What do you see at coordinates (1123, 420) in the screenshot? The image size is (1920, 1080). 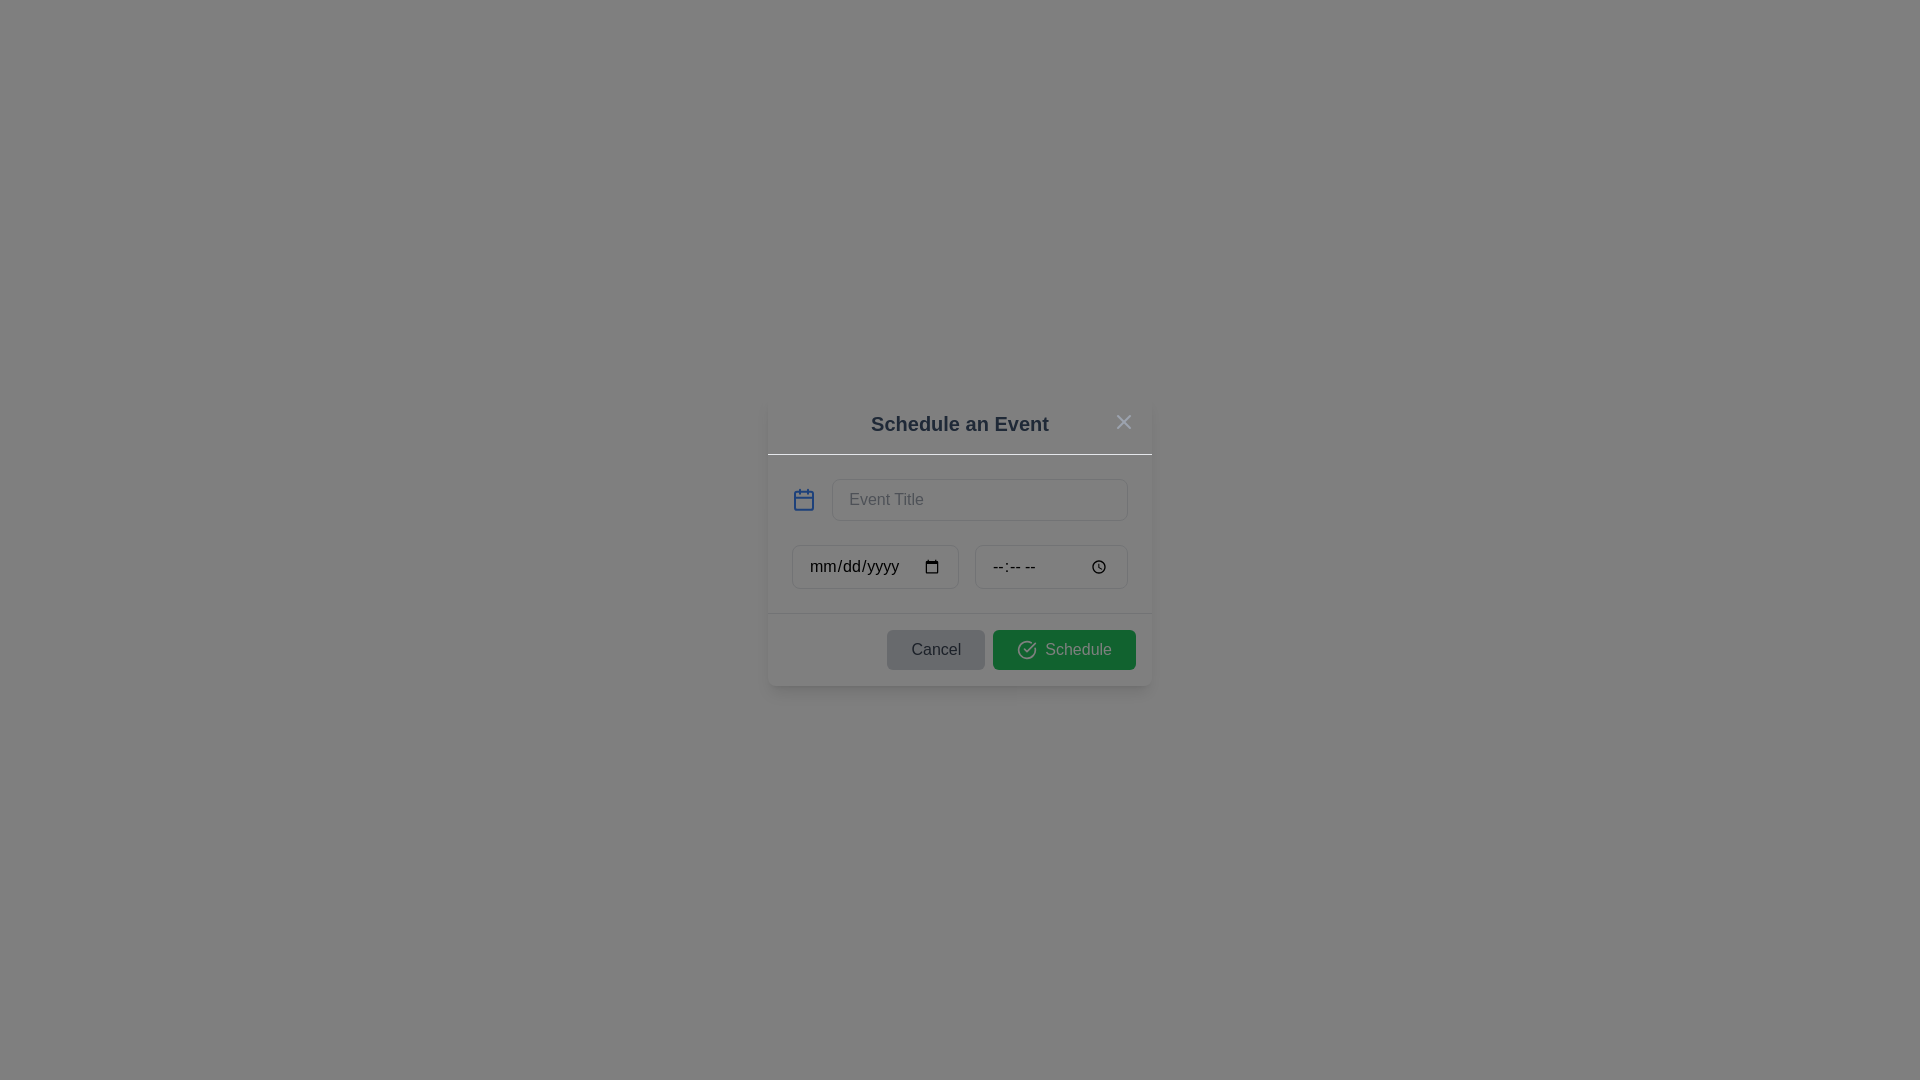 I see `the close button located in the top-right corner of the 'Schedule an Event' dialog box to change its color` at bounding box center [1123, 420].